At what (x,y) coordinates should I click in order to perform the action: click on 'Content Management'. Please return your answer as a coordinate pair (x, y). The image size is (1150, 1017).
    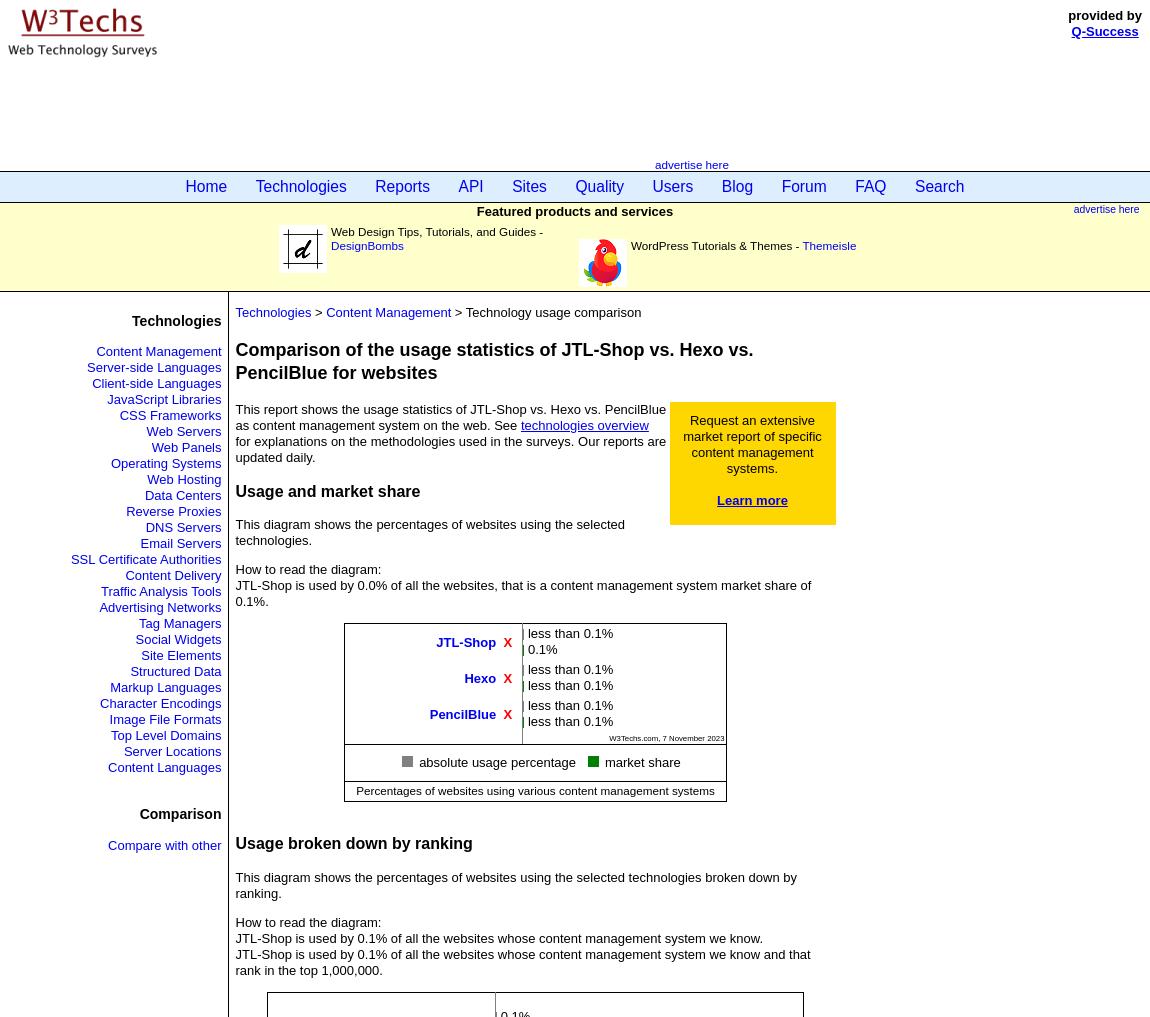
    Looking at the image, I should click on (388, 312).